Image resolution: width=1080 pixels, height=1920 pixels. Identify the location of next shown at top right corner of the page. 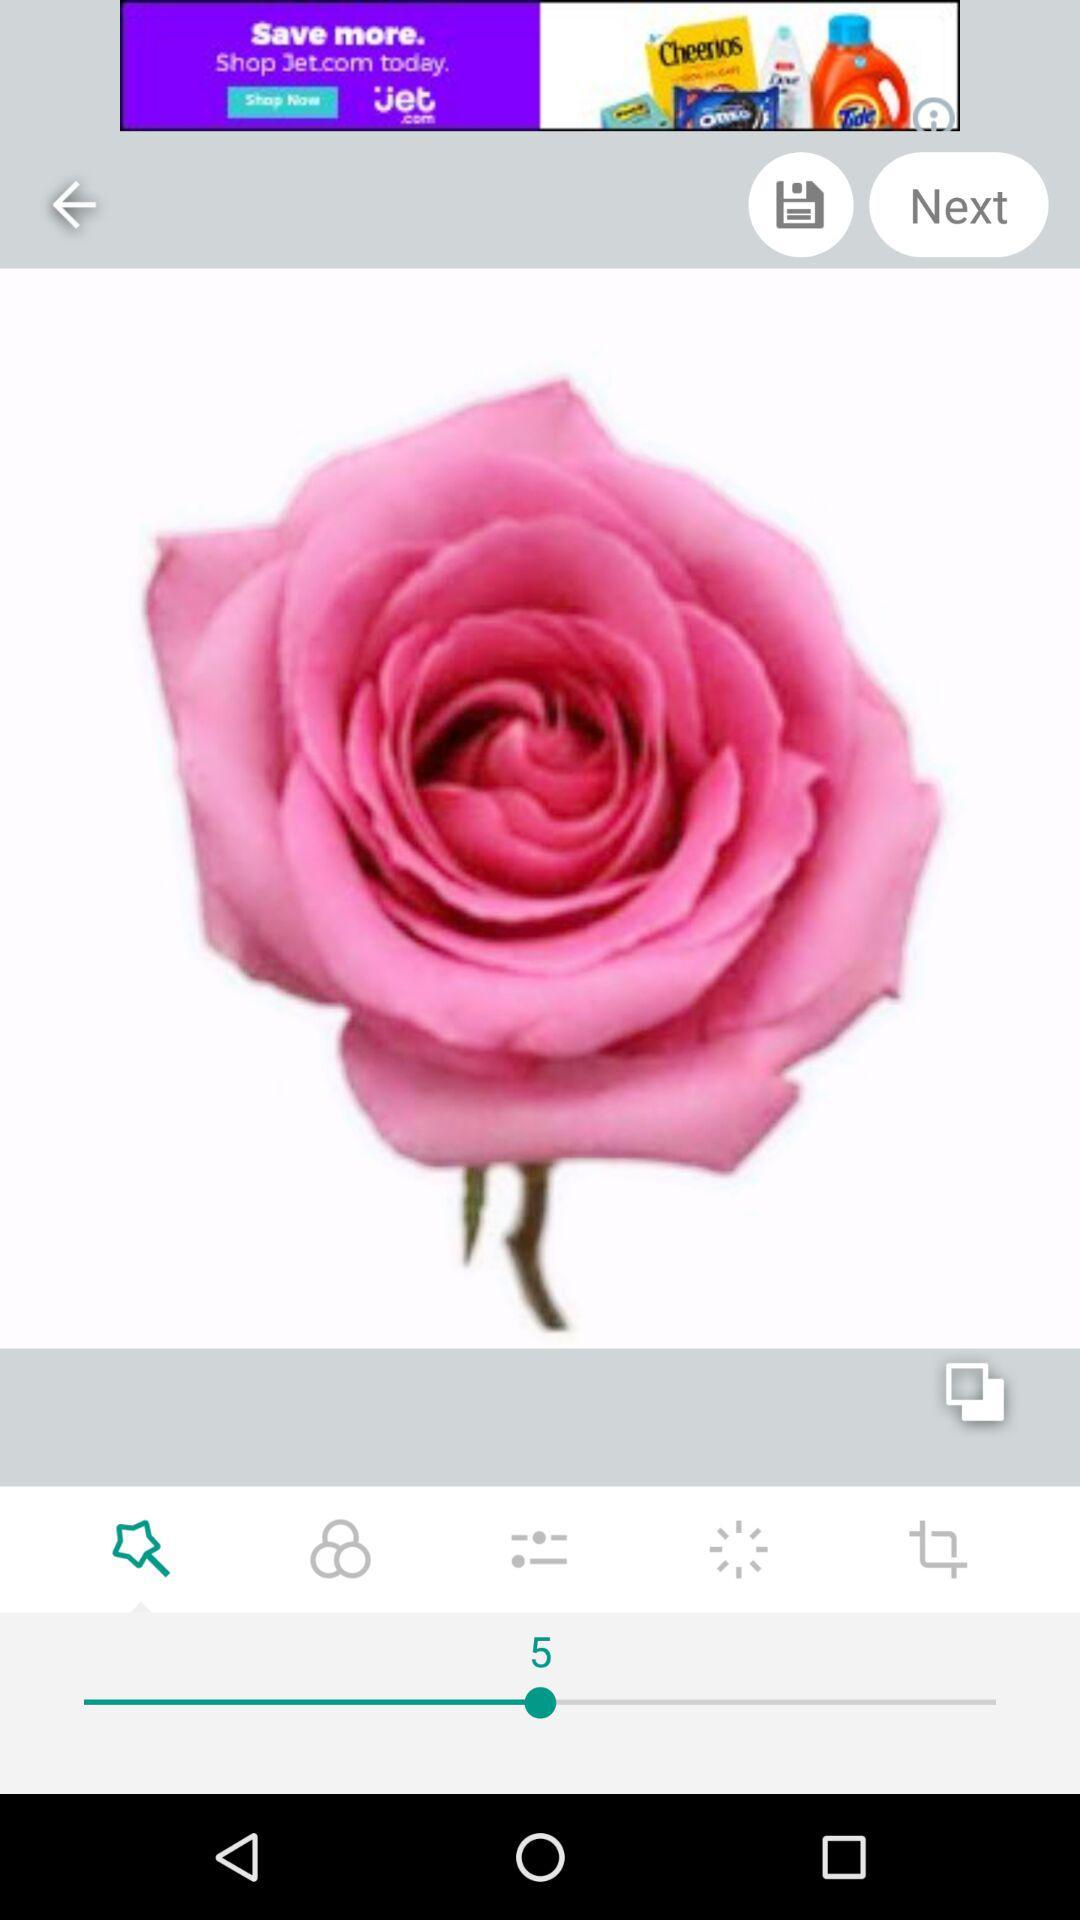
(958, 204).